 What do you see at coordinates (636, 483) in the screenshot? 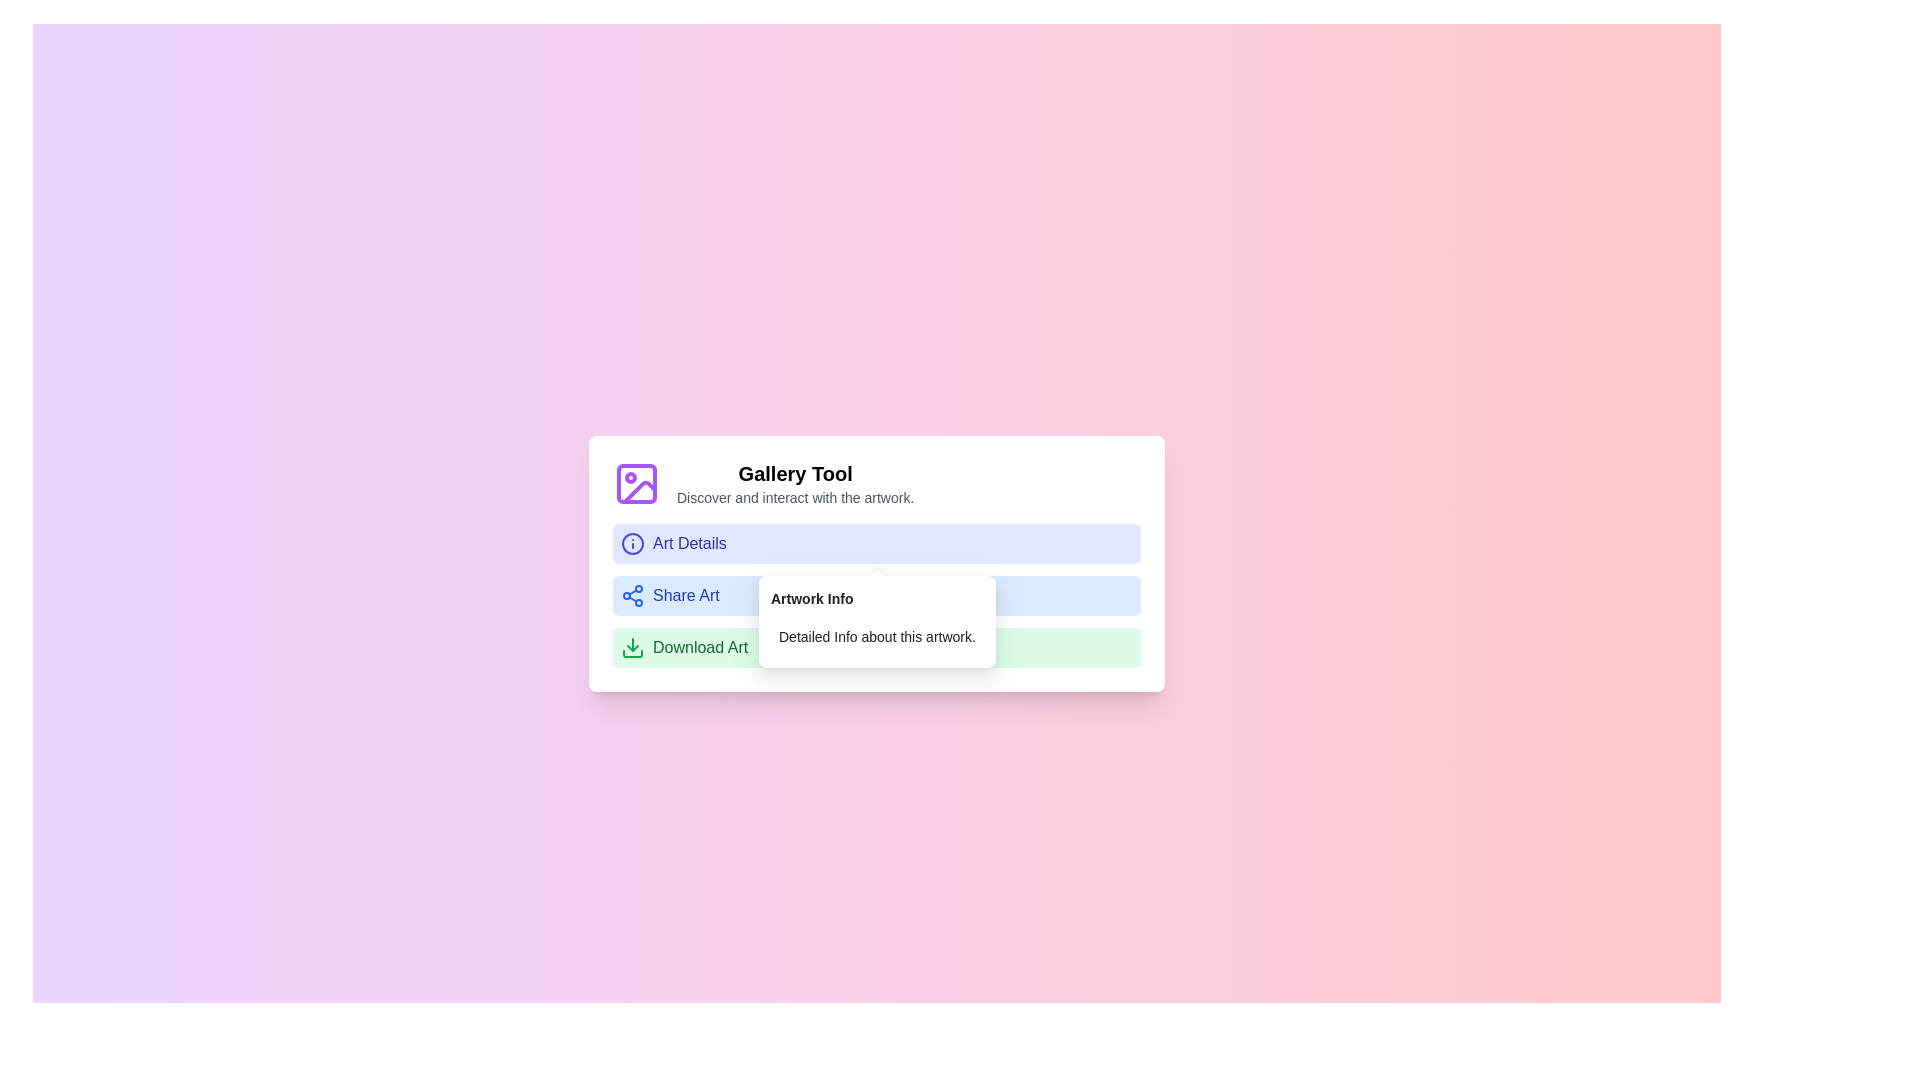
I see `the 'Gallery Tool' icon located to the left of the 'Gallery Tool' text` at bounding box center [636, 483].